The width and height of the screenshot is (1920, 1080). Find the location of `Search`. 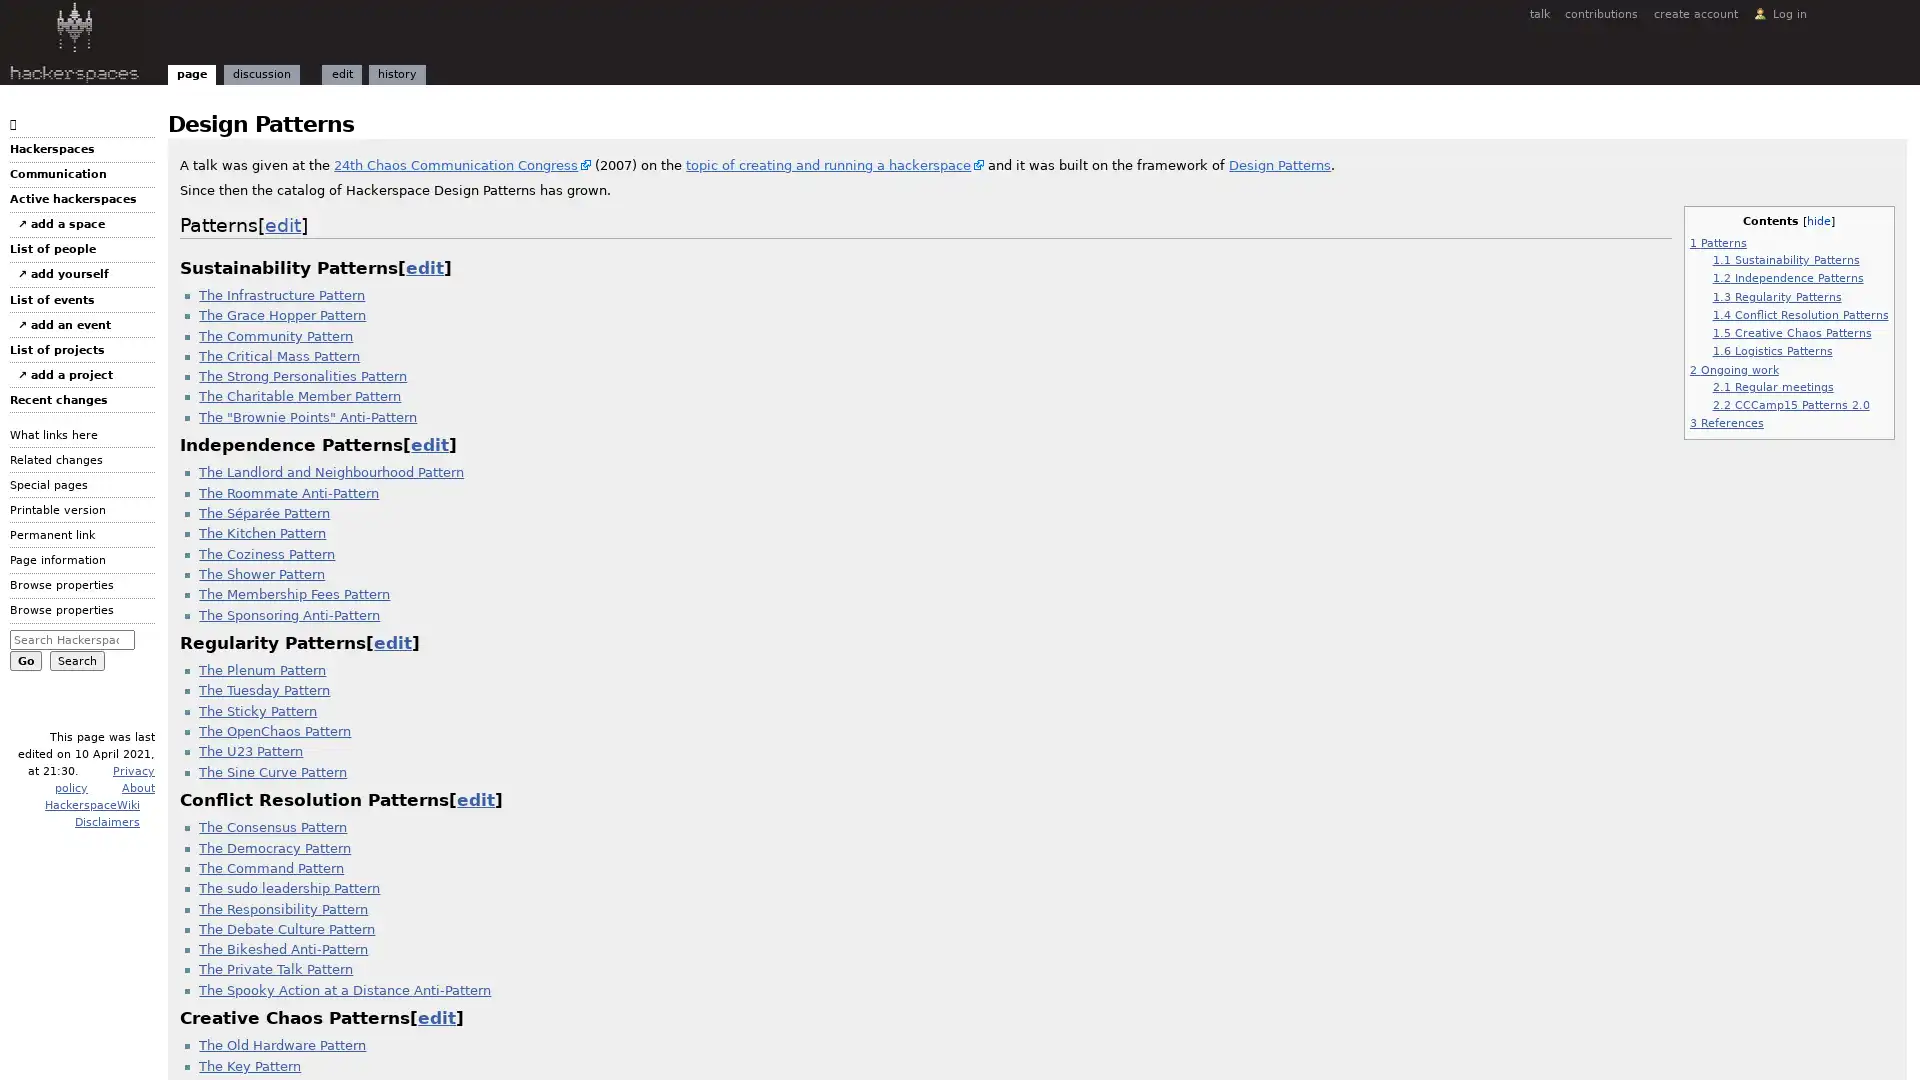

Search is located at coordinates (77, 660).